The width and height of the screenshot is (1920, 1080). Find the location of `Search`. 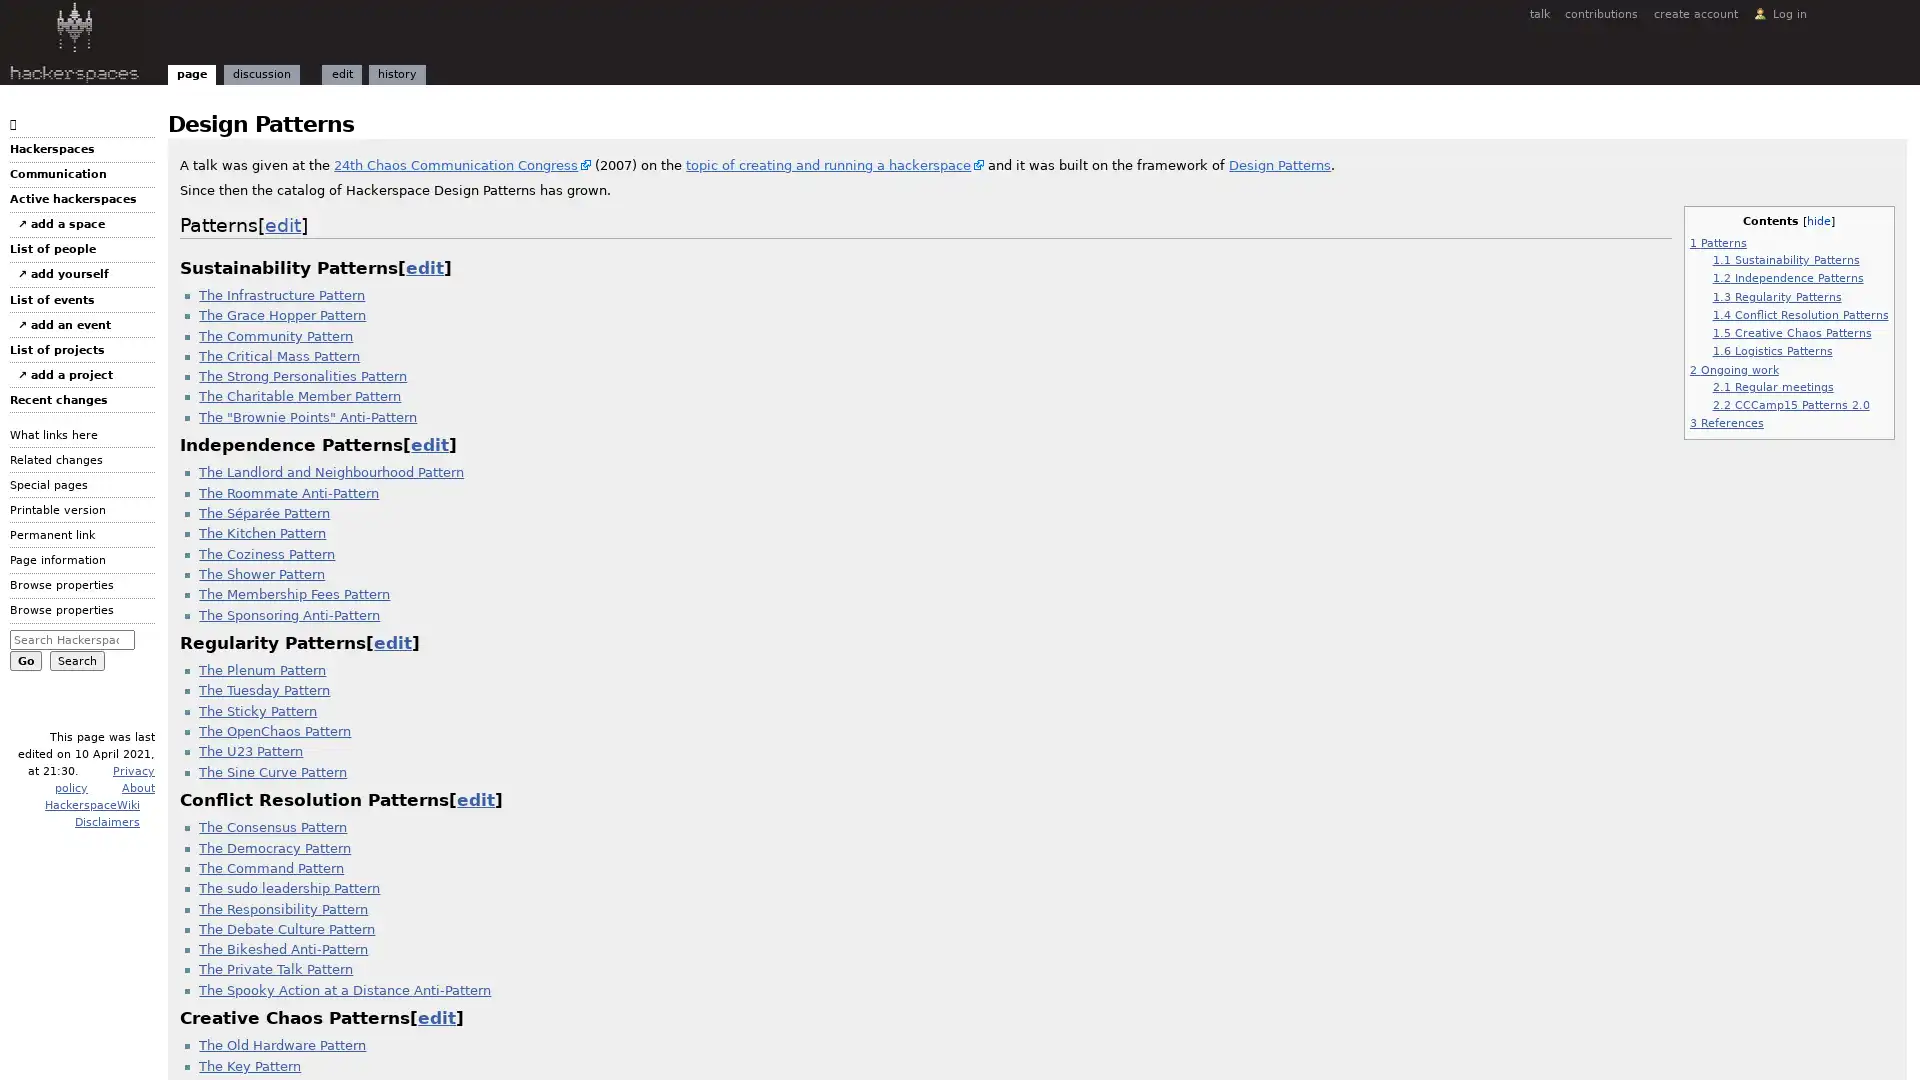

Search is located at coordinates (77, 660).